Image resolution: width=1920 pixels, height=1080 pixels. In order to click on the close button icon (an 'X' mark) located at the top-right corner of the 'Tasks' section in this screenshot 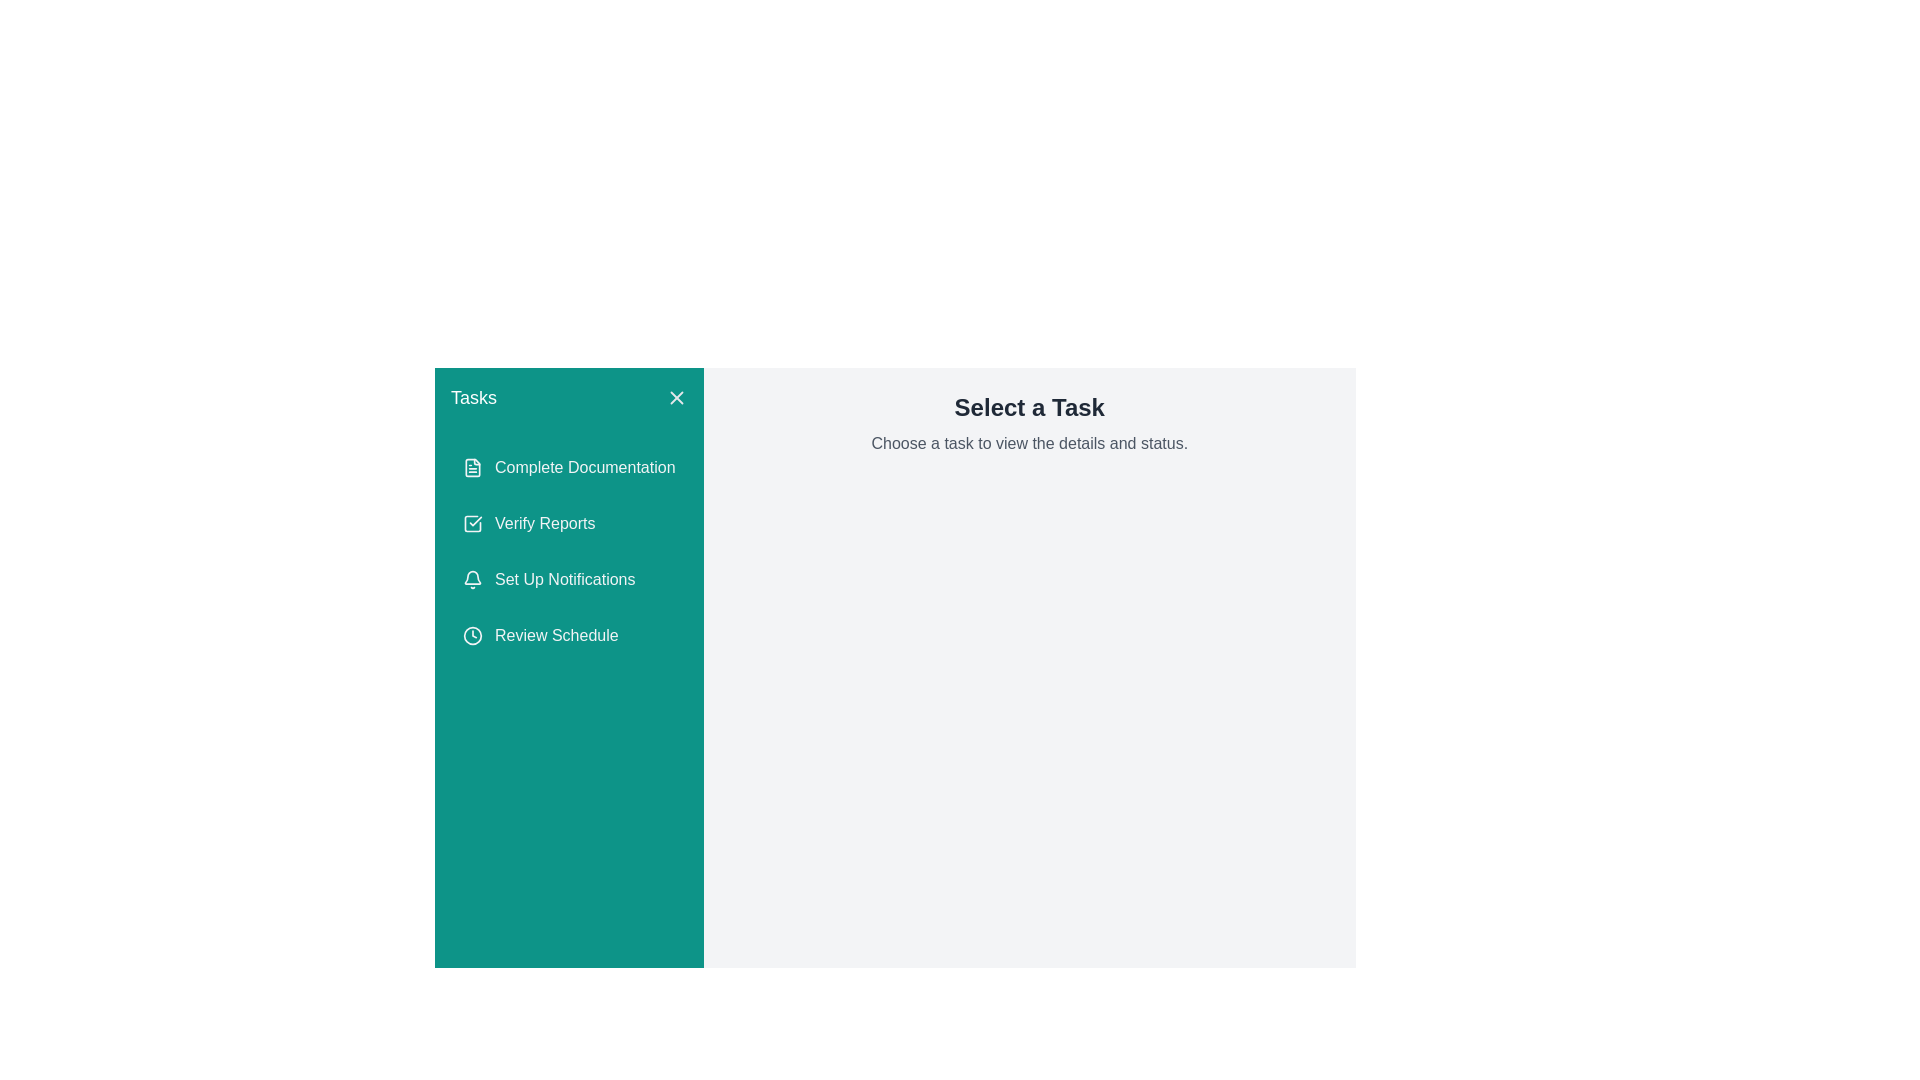, I will do `click(676, 397)`.